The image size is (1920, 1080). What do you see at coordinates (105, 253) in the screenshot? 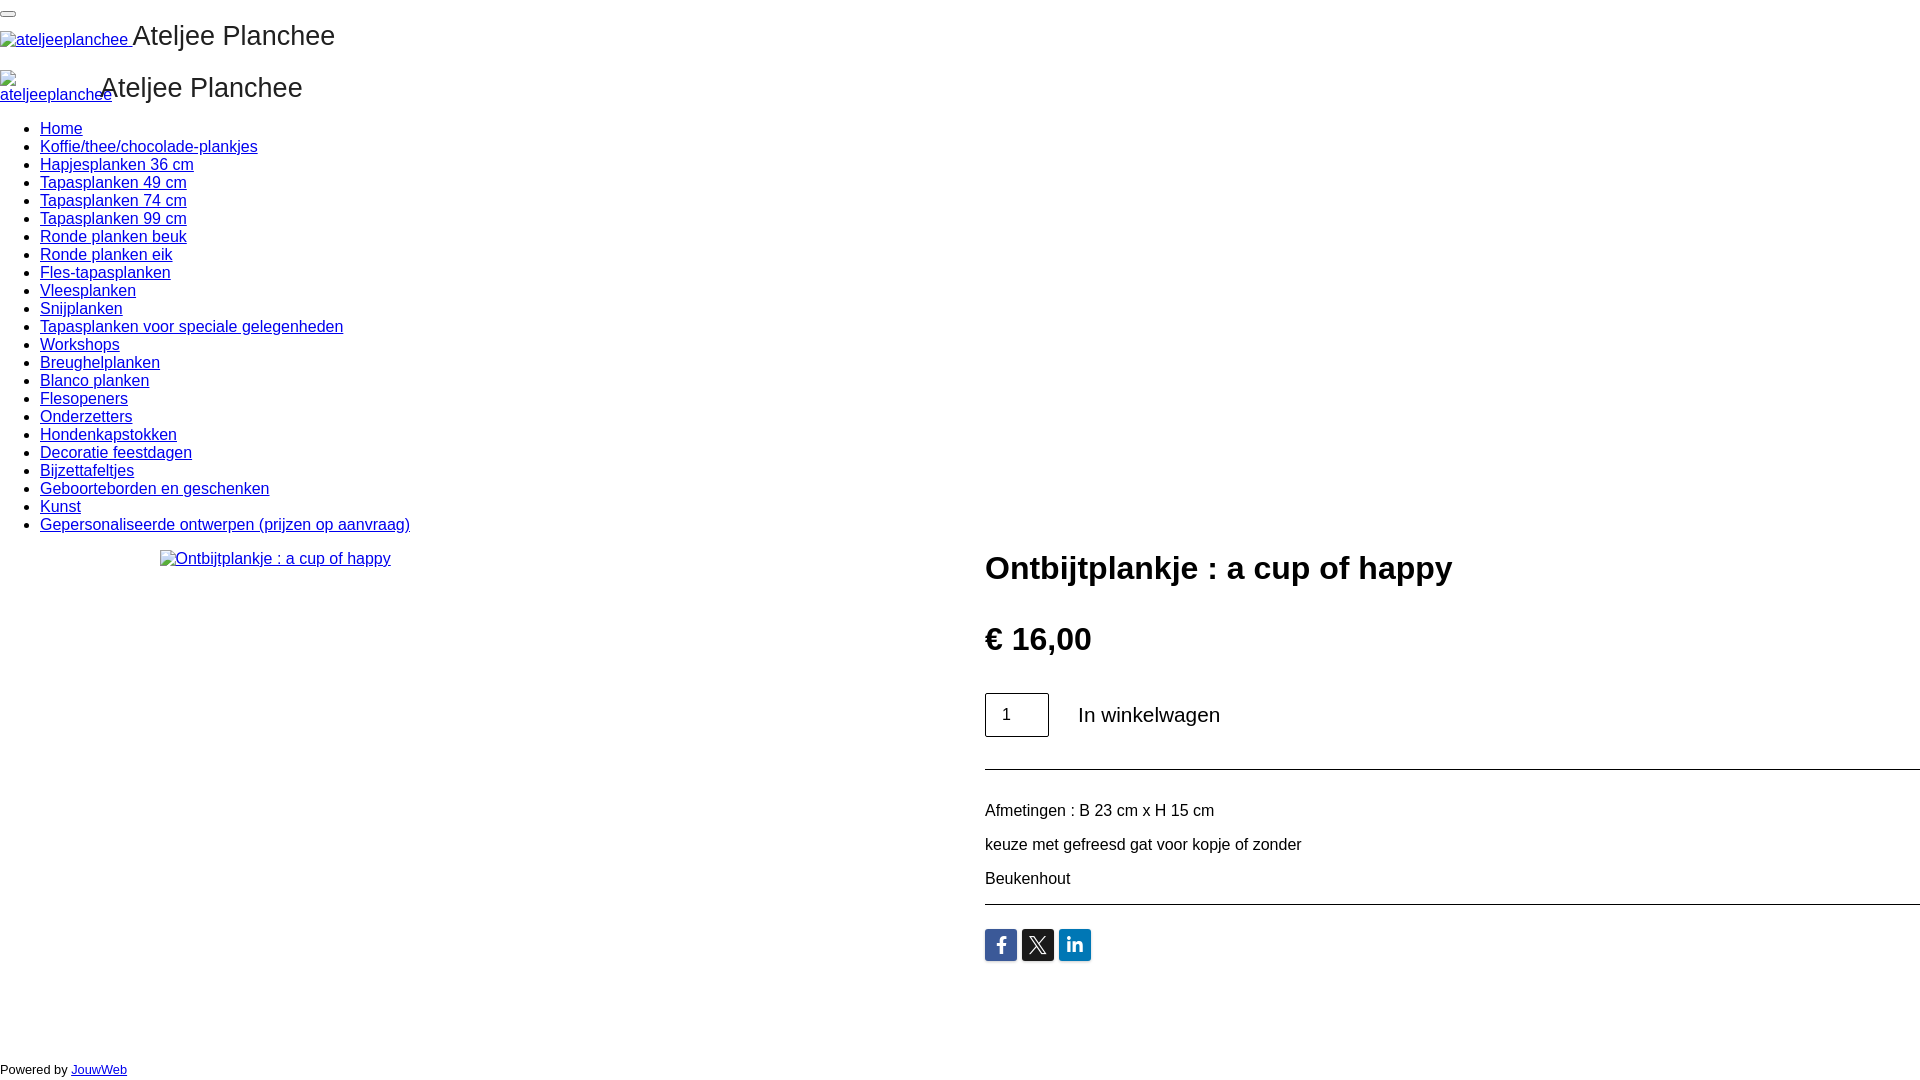
I see `'Ronde planken eik'` at bounding box center [105, 253].